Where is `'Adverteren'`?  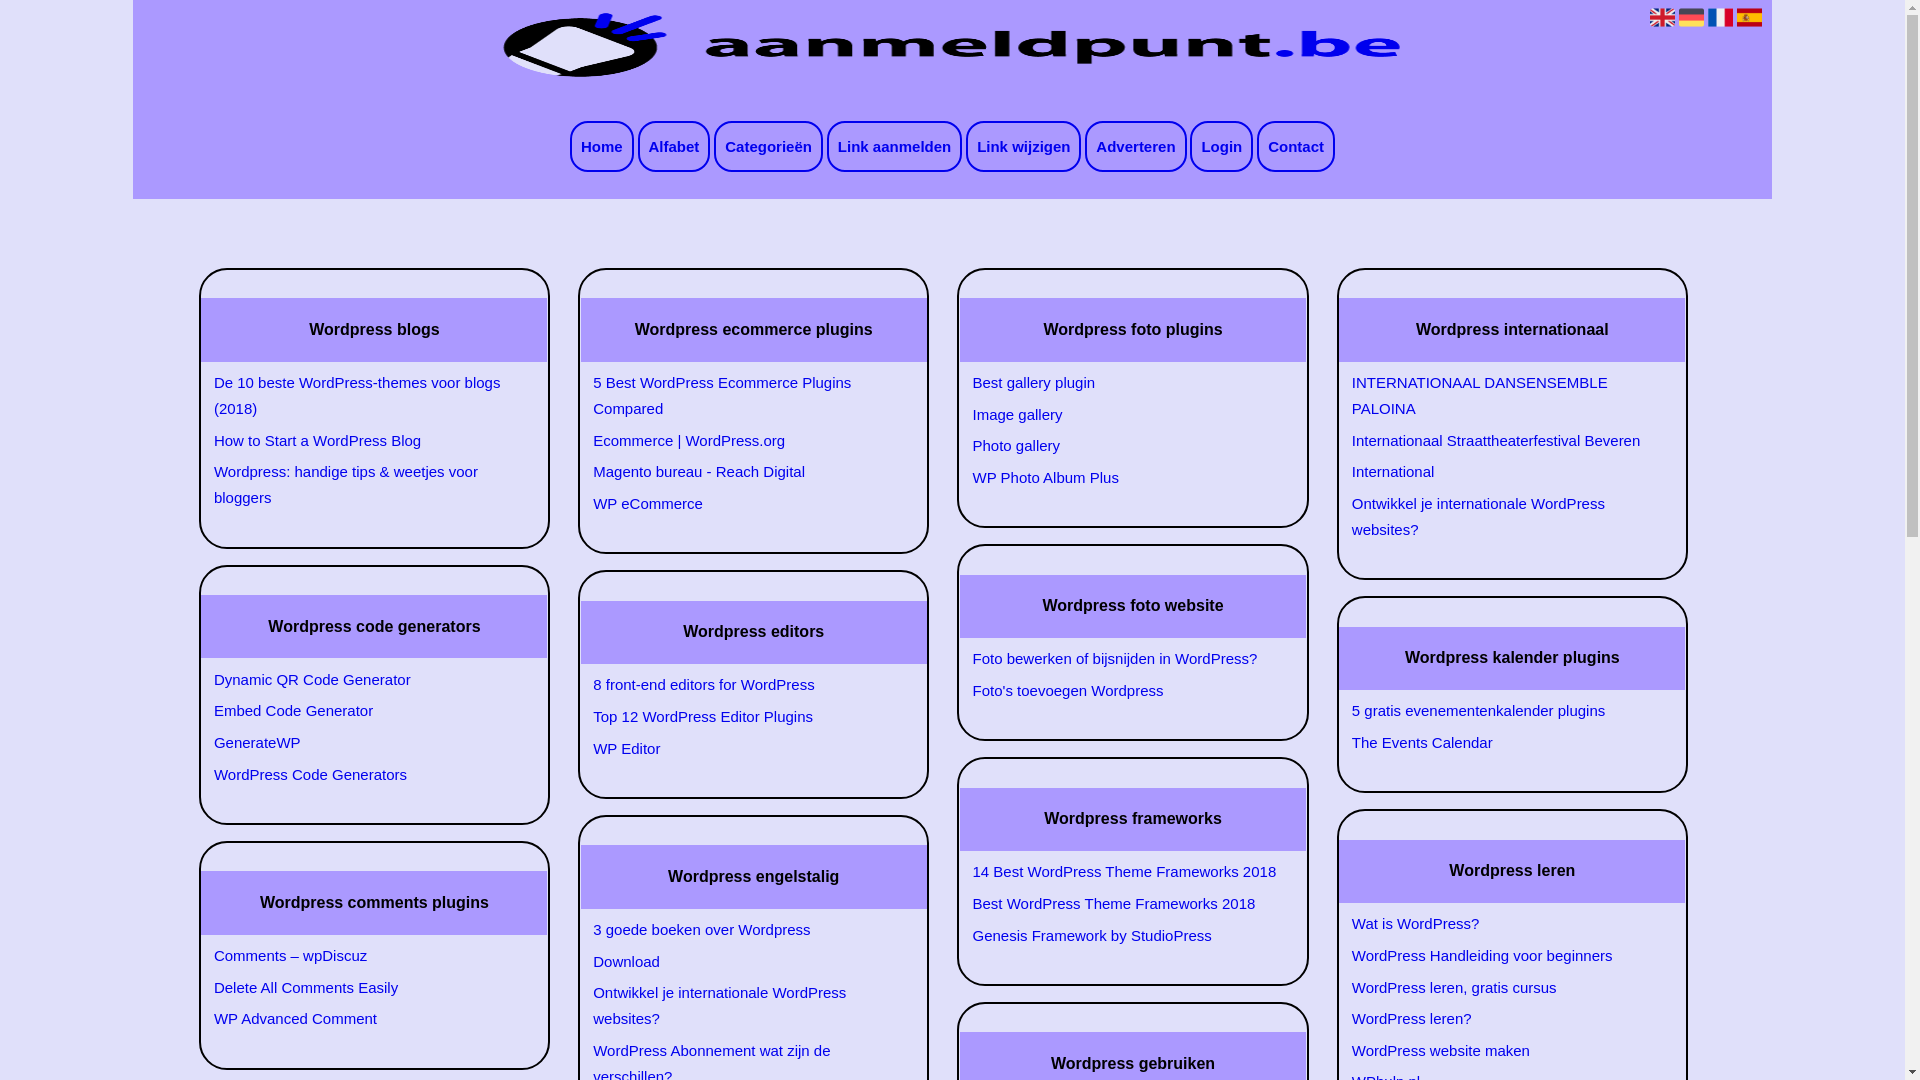 'Adverteren' is located at coordinates (1135, 145).